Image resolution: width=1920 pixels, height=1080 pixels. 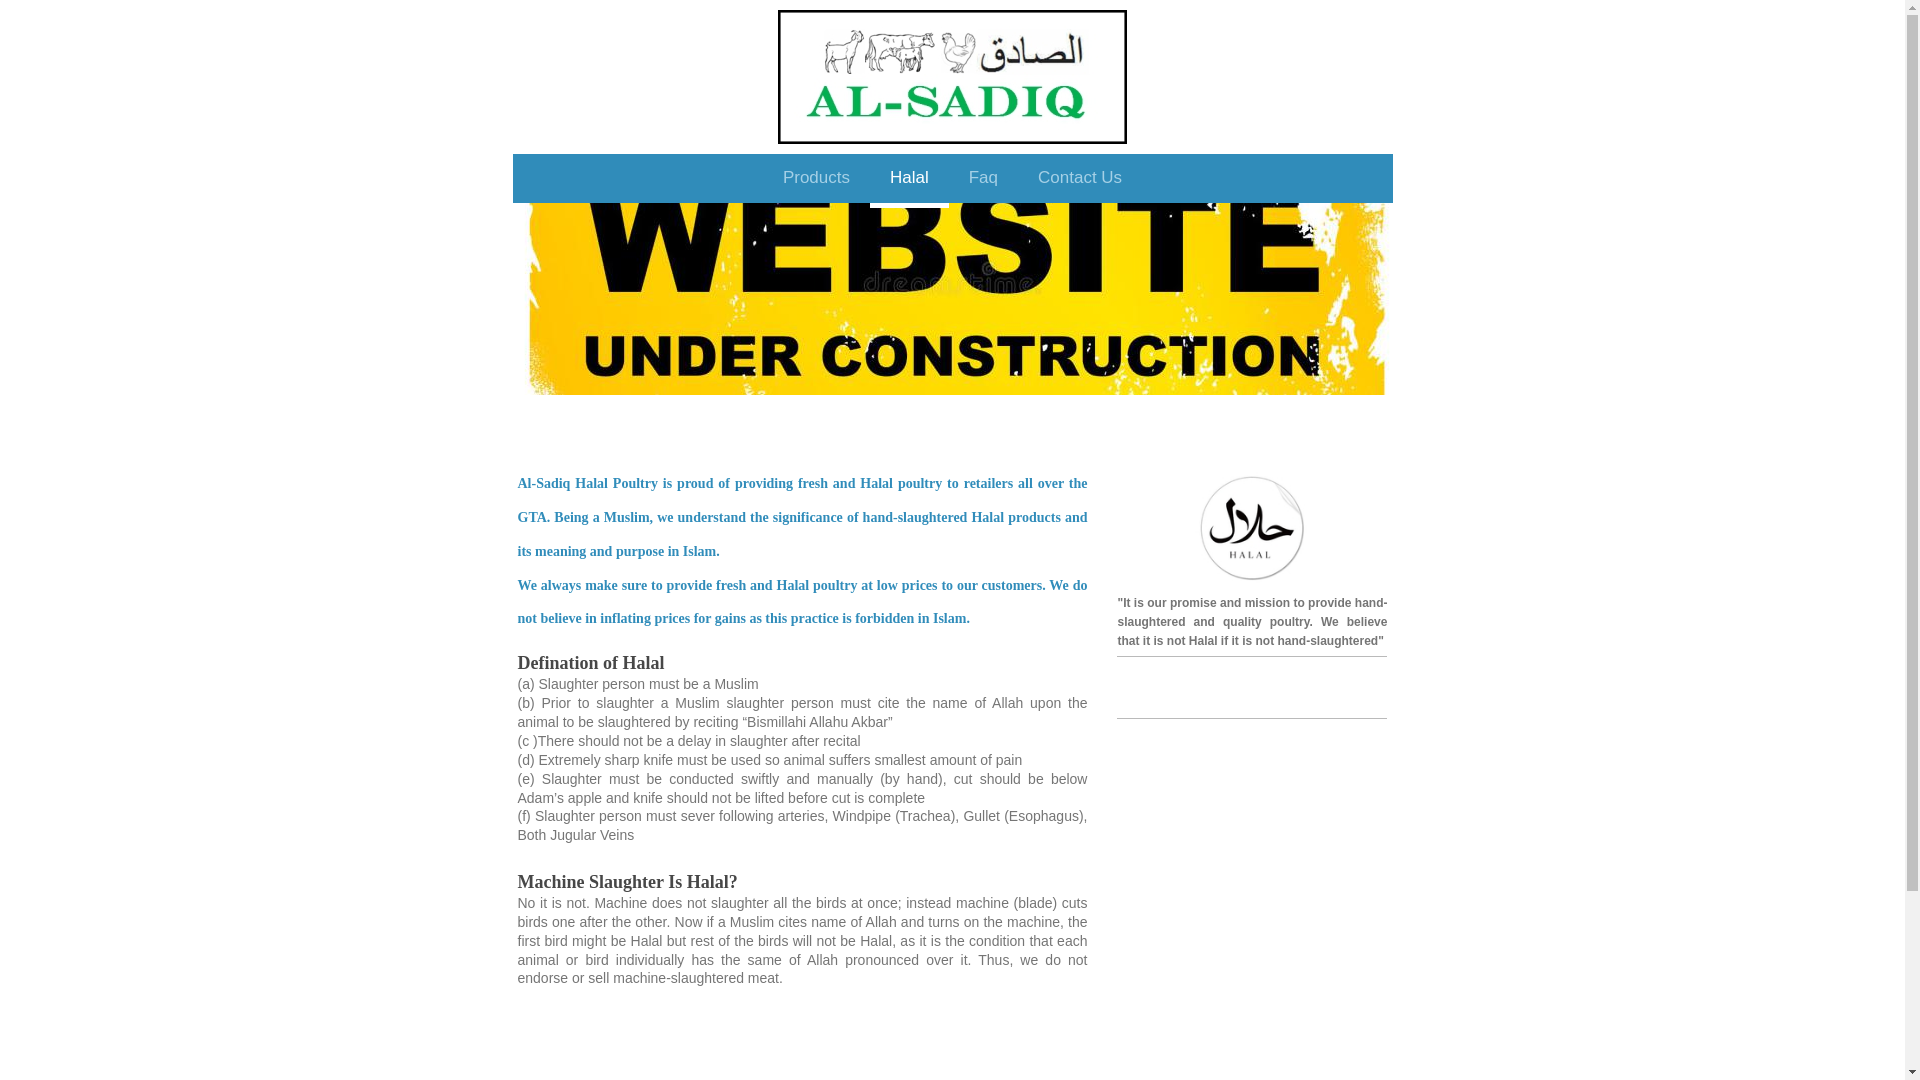 I want to click on 'Products', so click(x=816, y=181).